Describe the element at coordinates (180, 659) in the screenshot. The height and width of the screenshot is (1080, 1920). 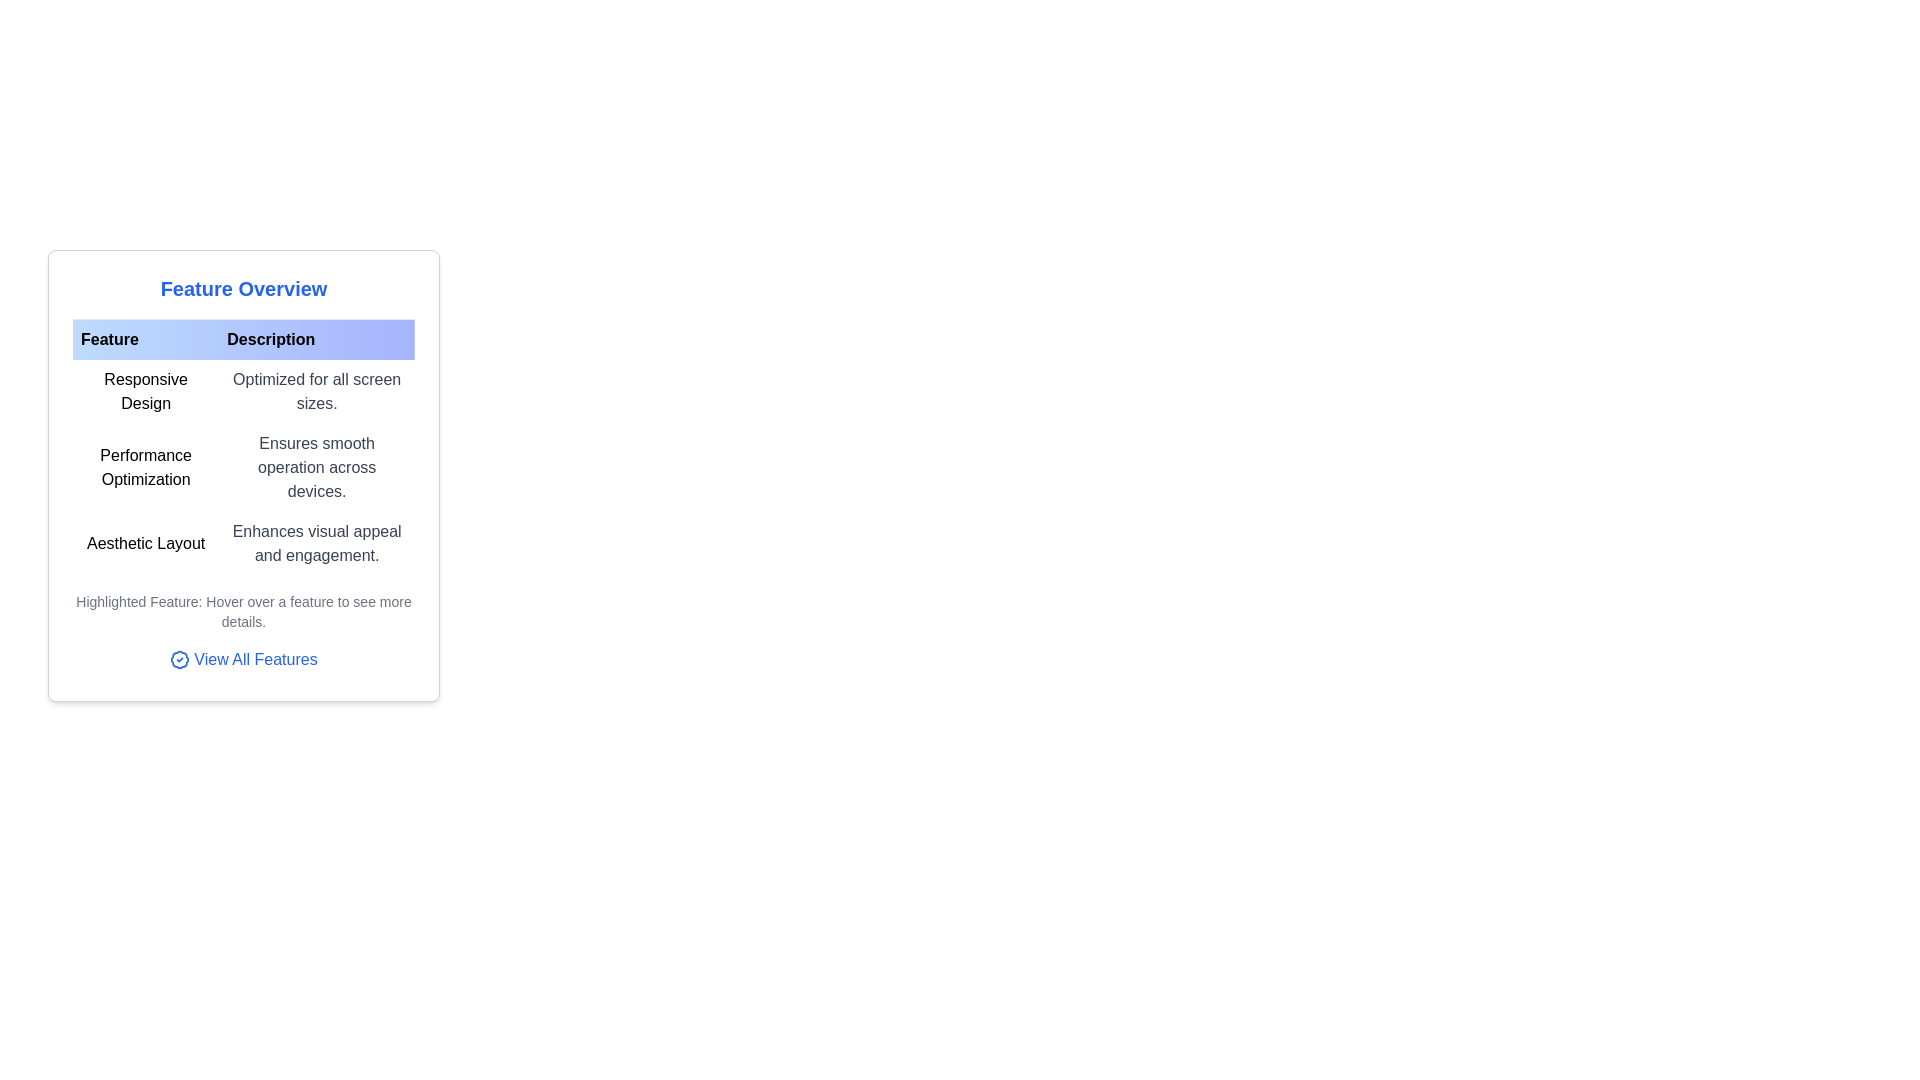
I see `the circular badge icon with a checkmark located to the left of the 'View All Features' text` at that location.